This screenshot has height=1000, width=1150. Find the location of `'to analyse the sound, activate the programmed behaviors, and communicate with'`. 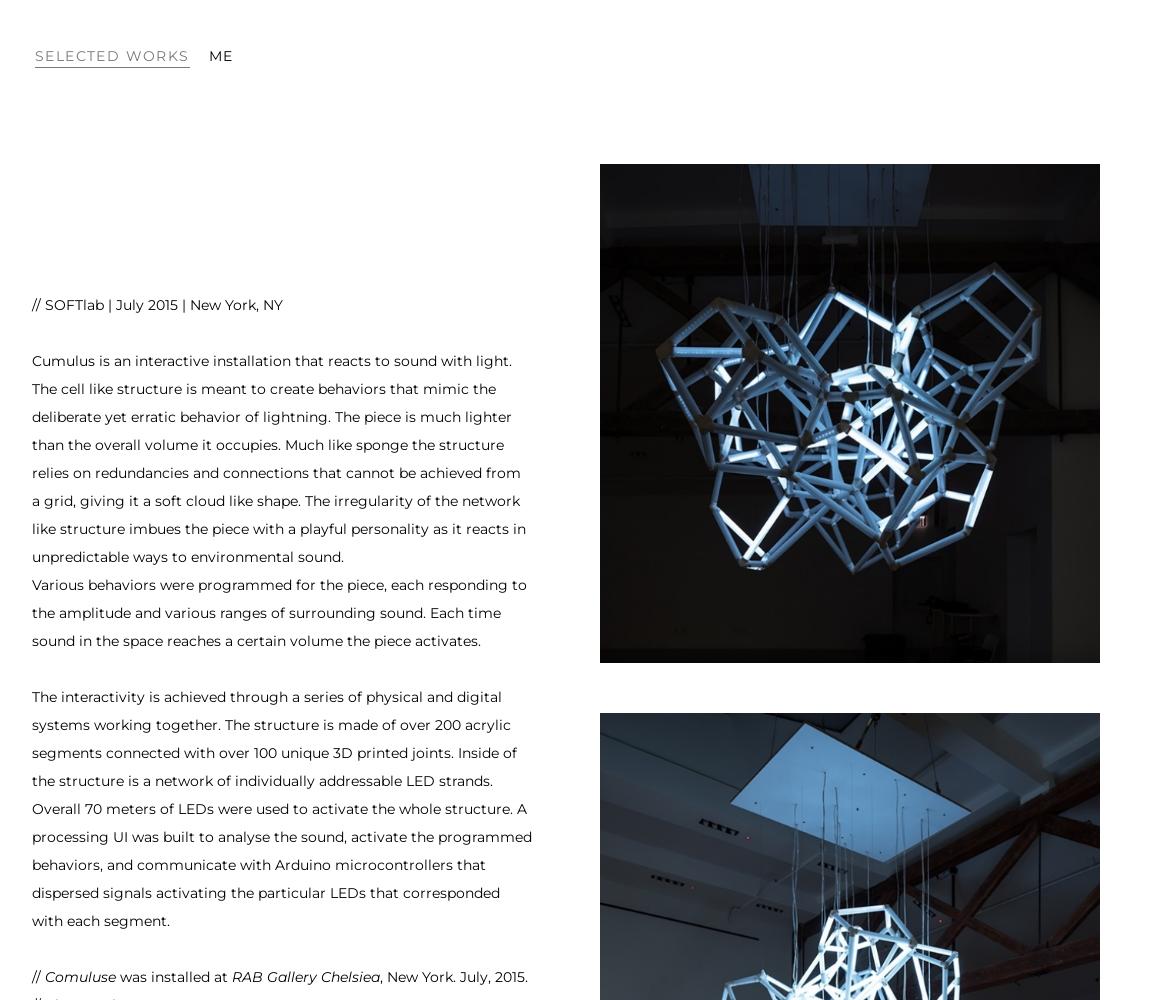

'to analyse the sound, activate the programmed behaviors, and communicate with' is located at coordinates (30, 850).